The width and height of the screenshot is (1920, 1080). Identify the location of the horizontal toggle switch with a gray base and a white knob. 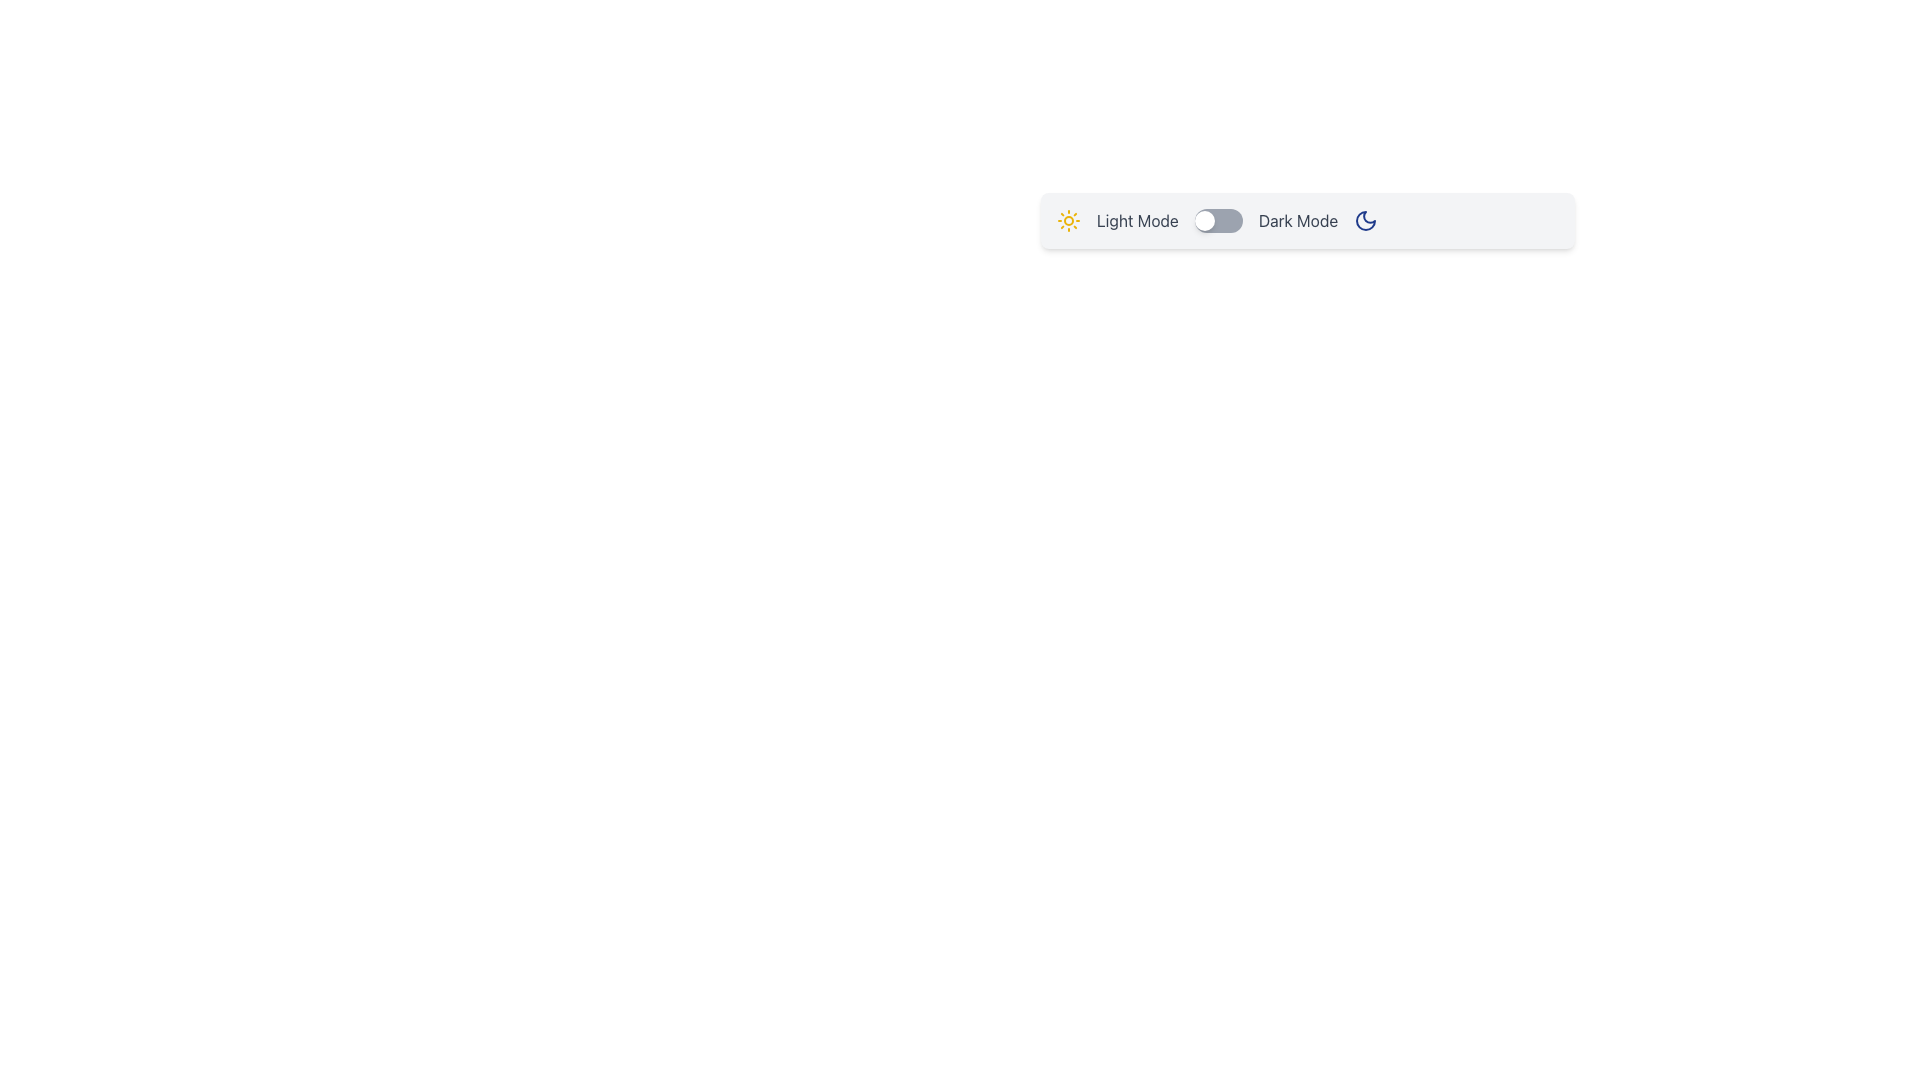
(1217, 220).